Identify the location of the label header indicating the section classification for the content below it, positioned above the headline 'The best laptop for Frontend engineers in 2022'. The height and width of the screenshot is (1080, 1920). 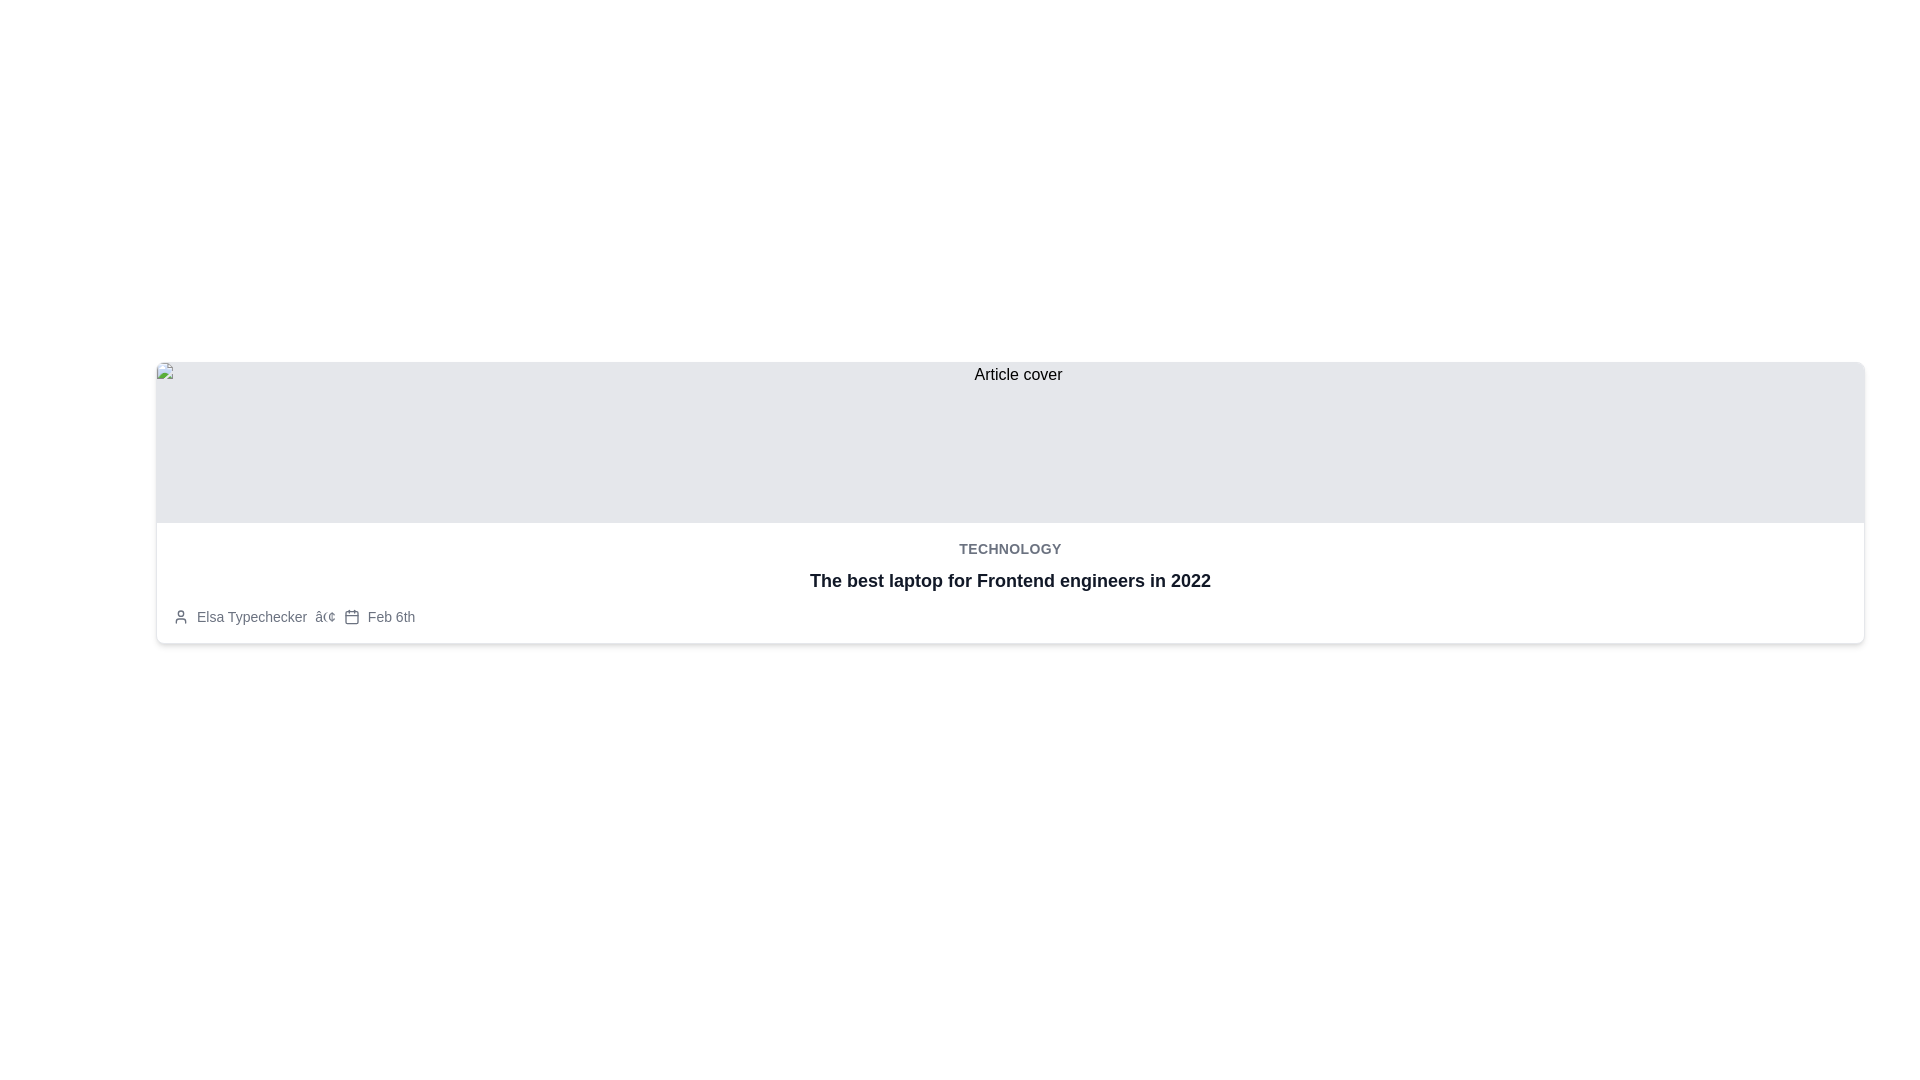
(1010, 548).